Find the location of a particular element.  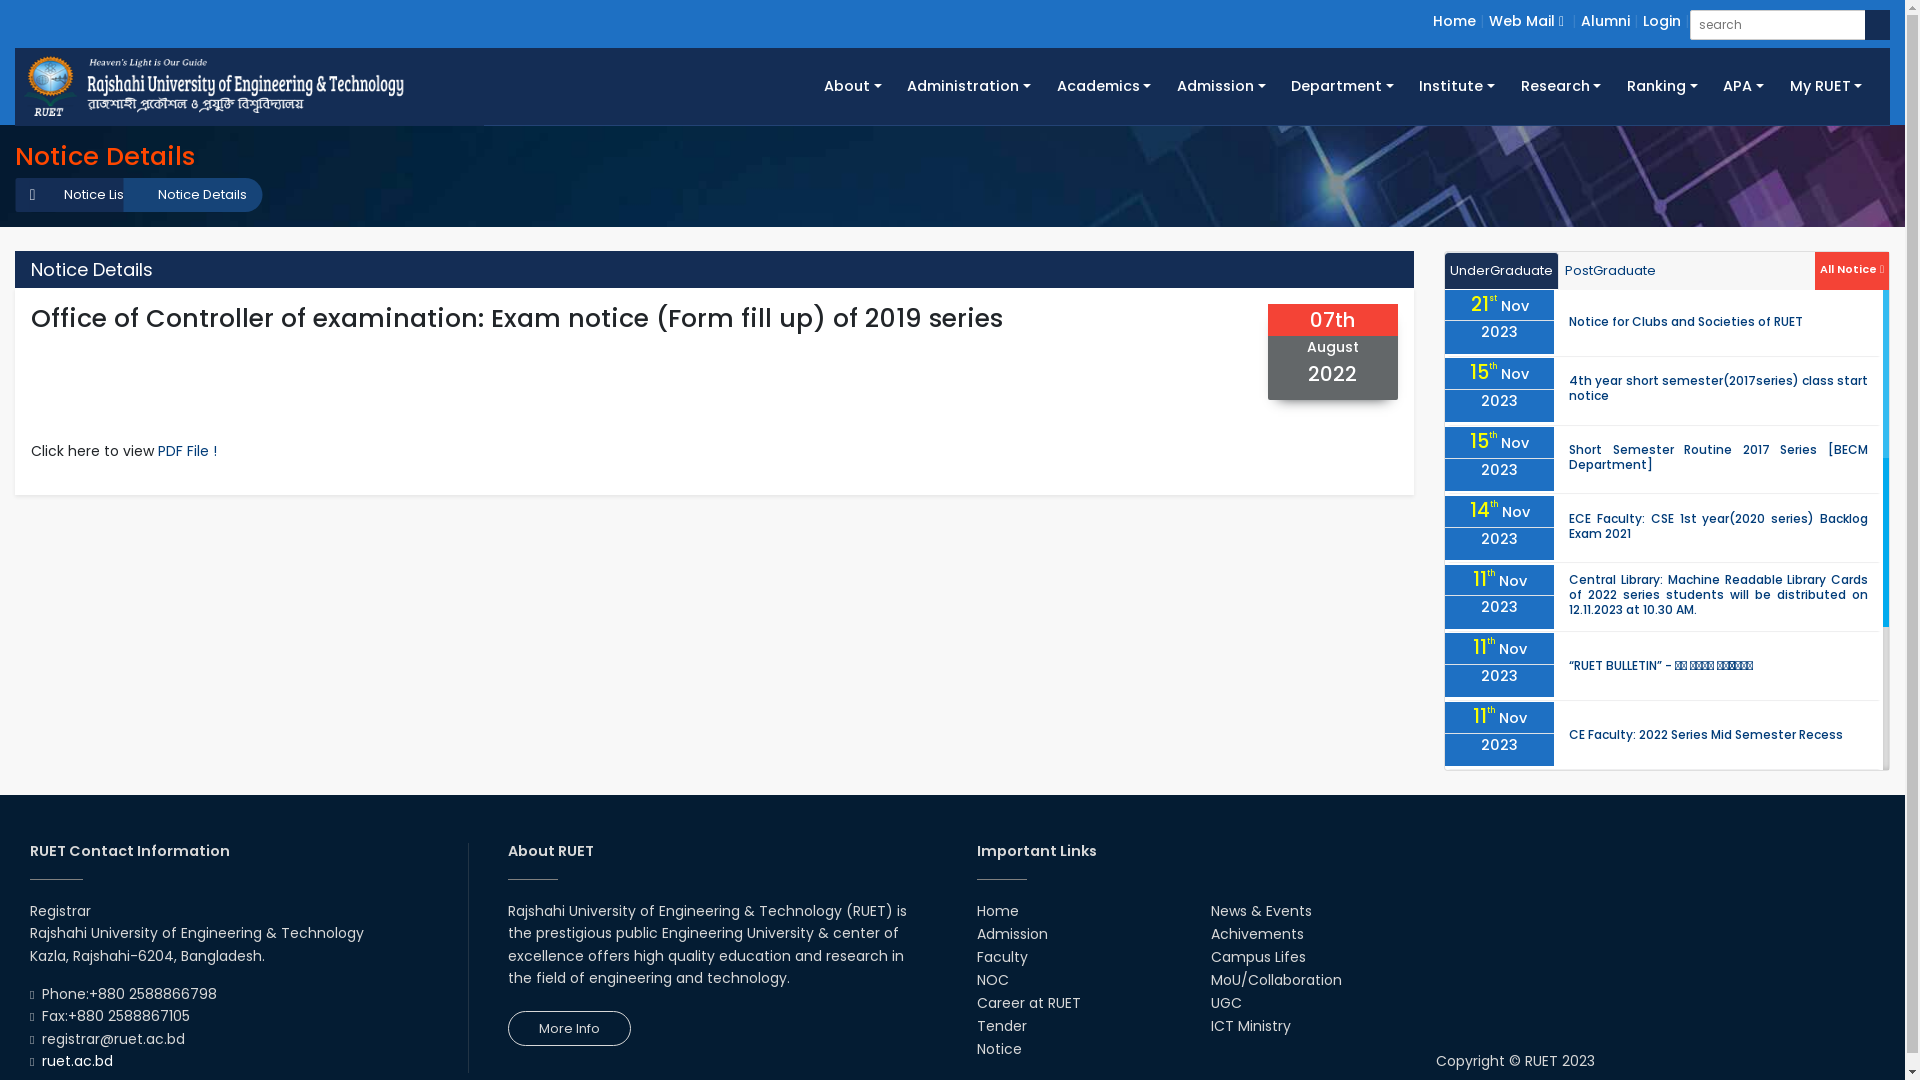

'Notice' is located at coordinates (998, 1048).